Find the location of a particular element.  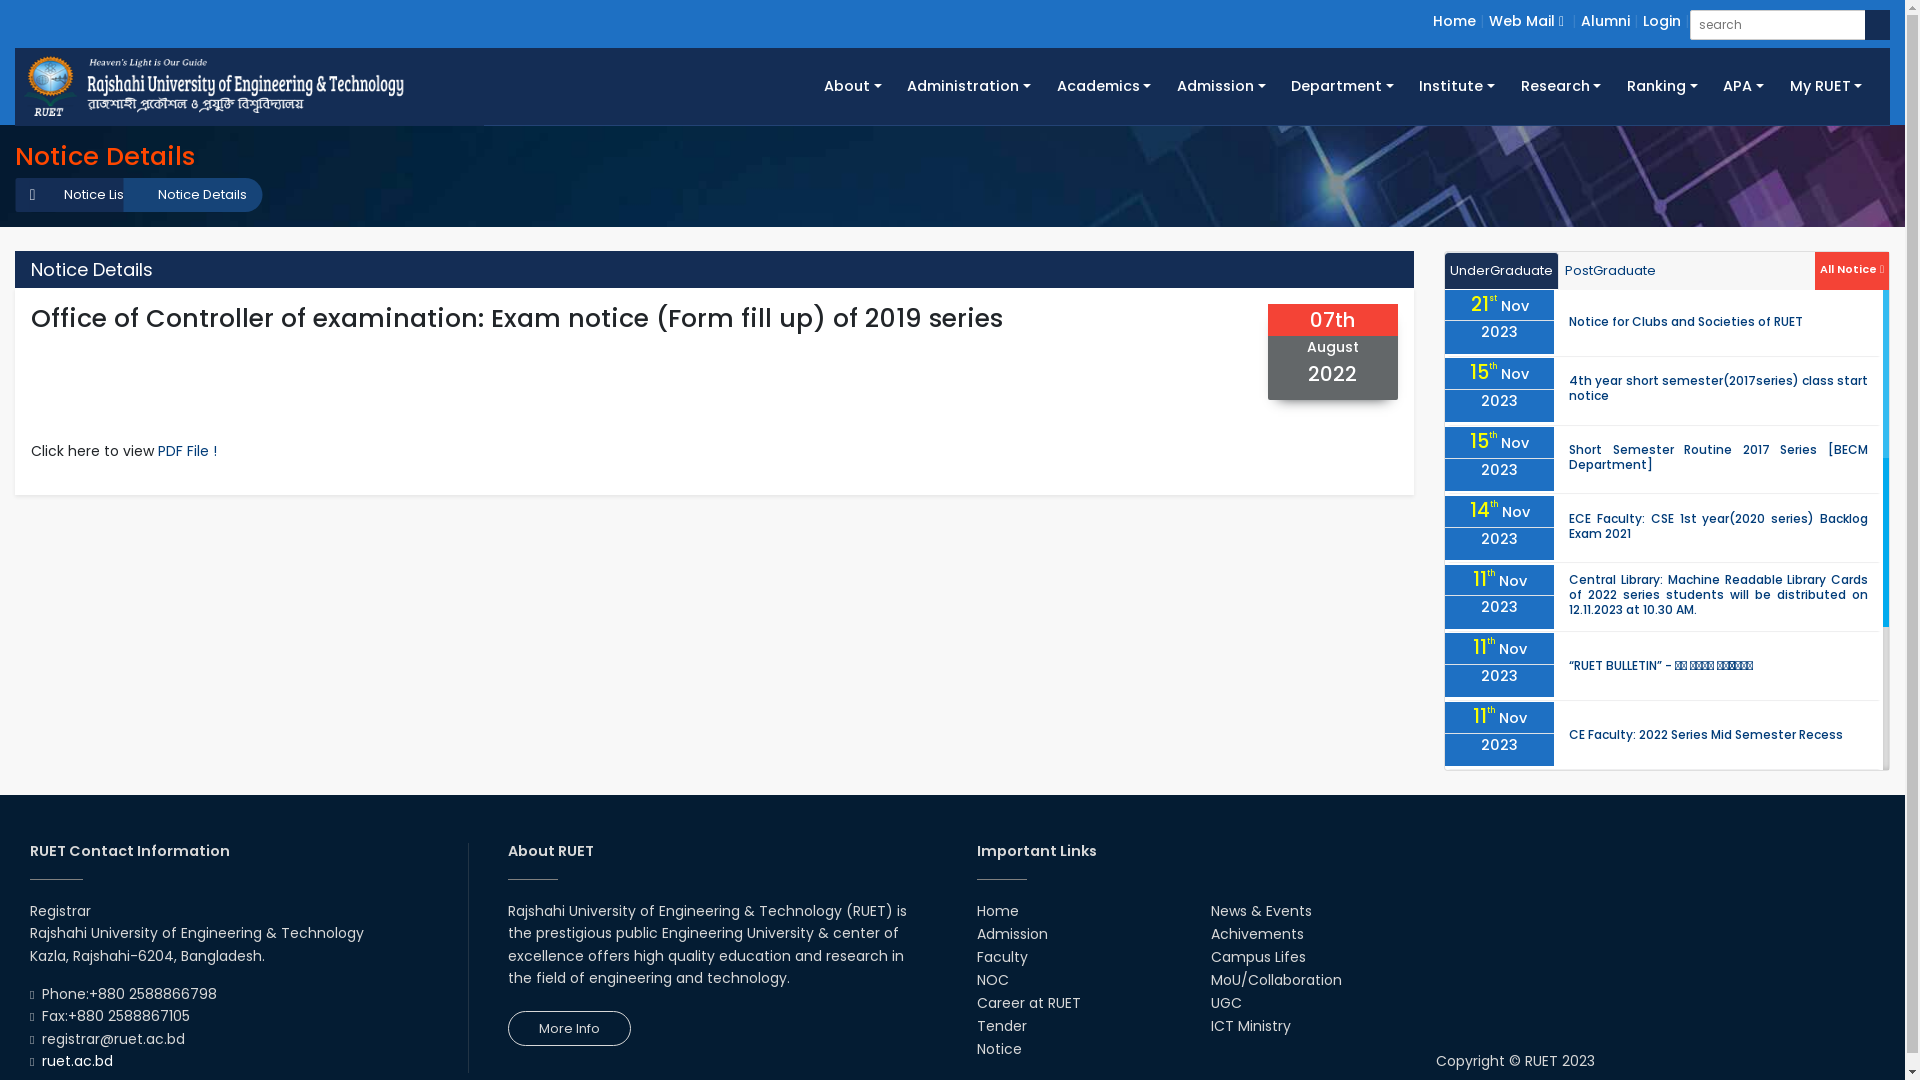

'Notice' is located at coordinates (998, 1048).